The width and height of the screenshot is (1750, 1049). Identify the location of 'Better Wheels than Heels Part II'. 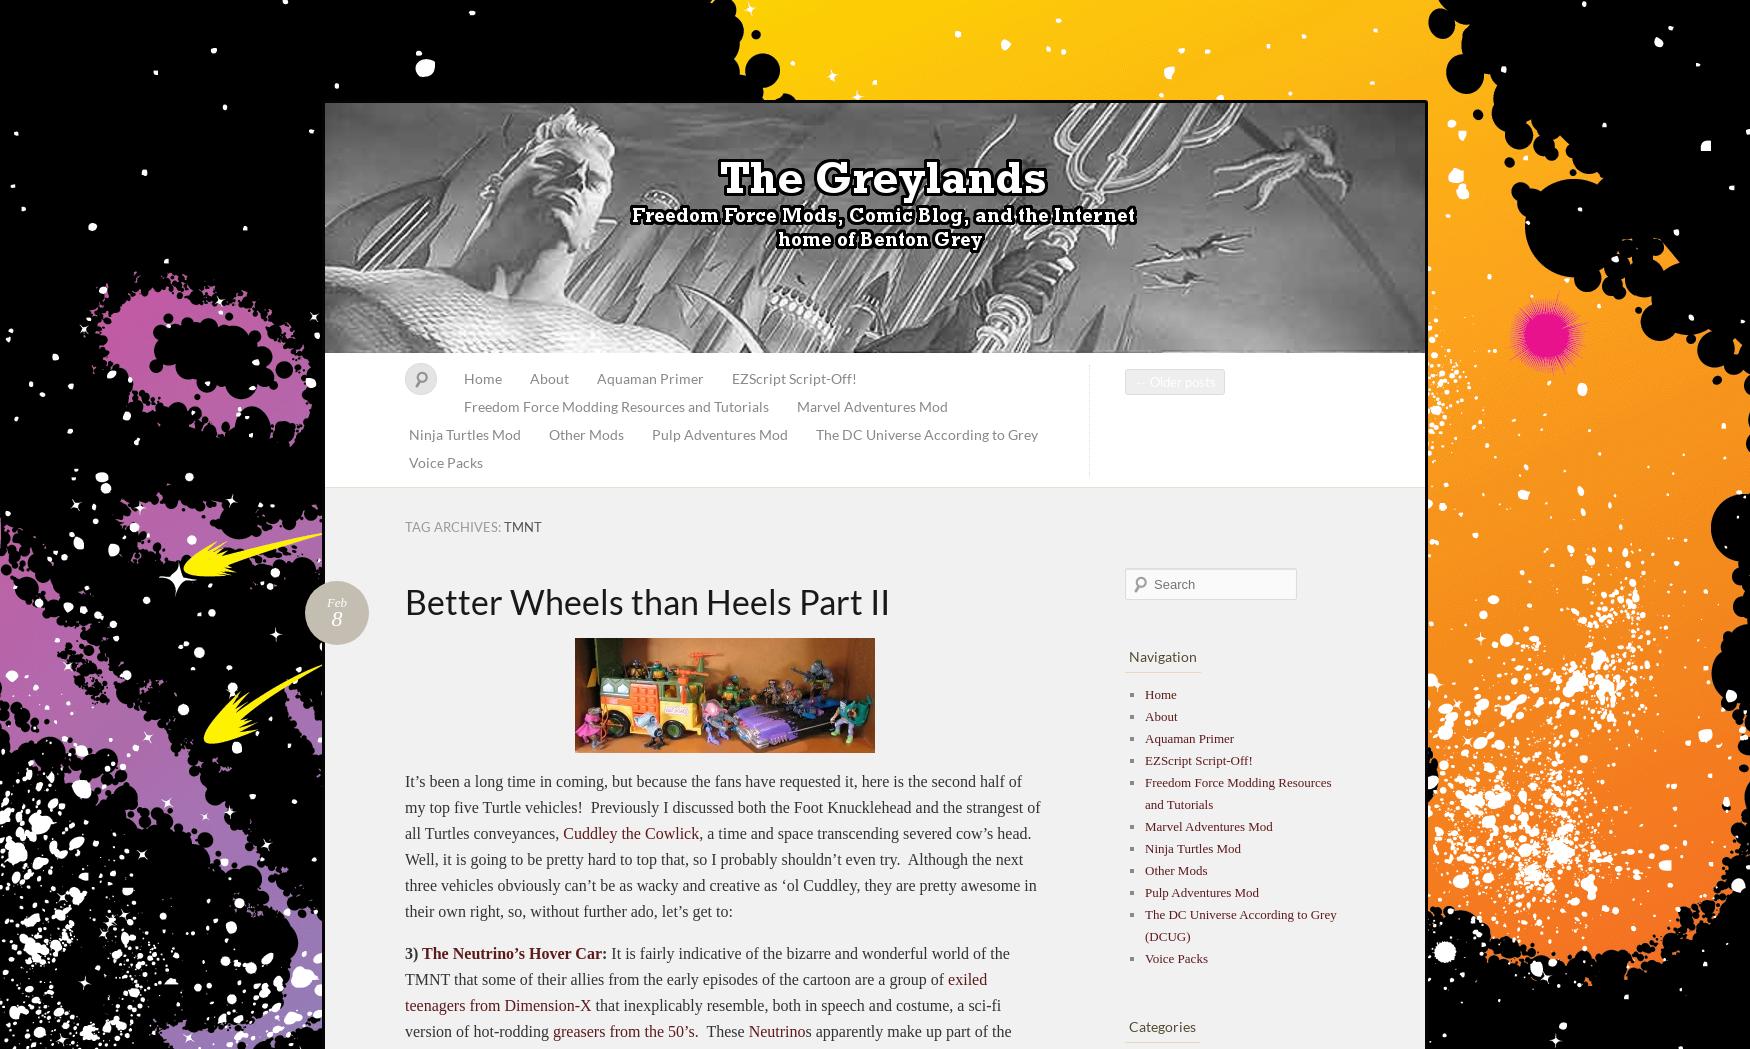
(646, 599).